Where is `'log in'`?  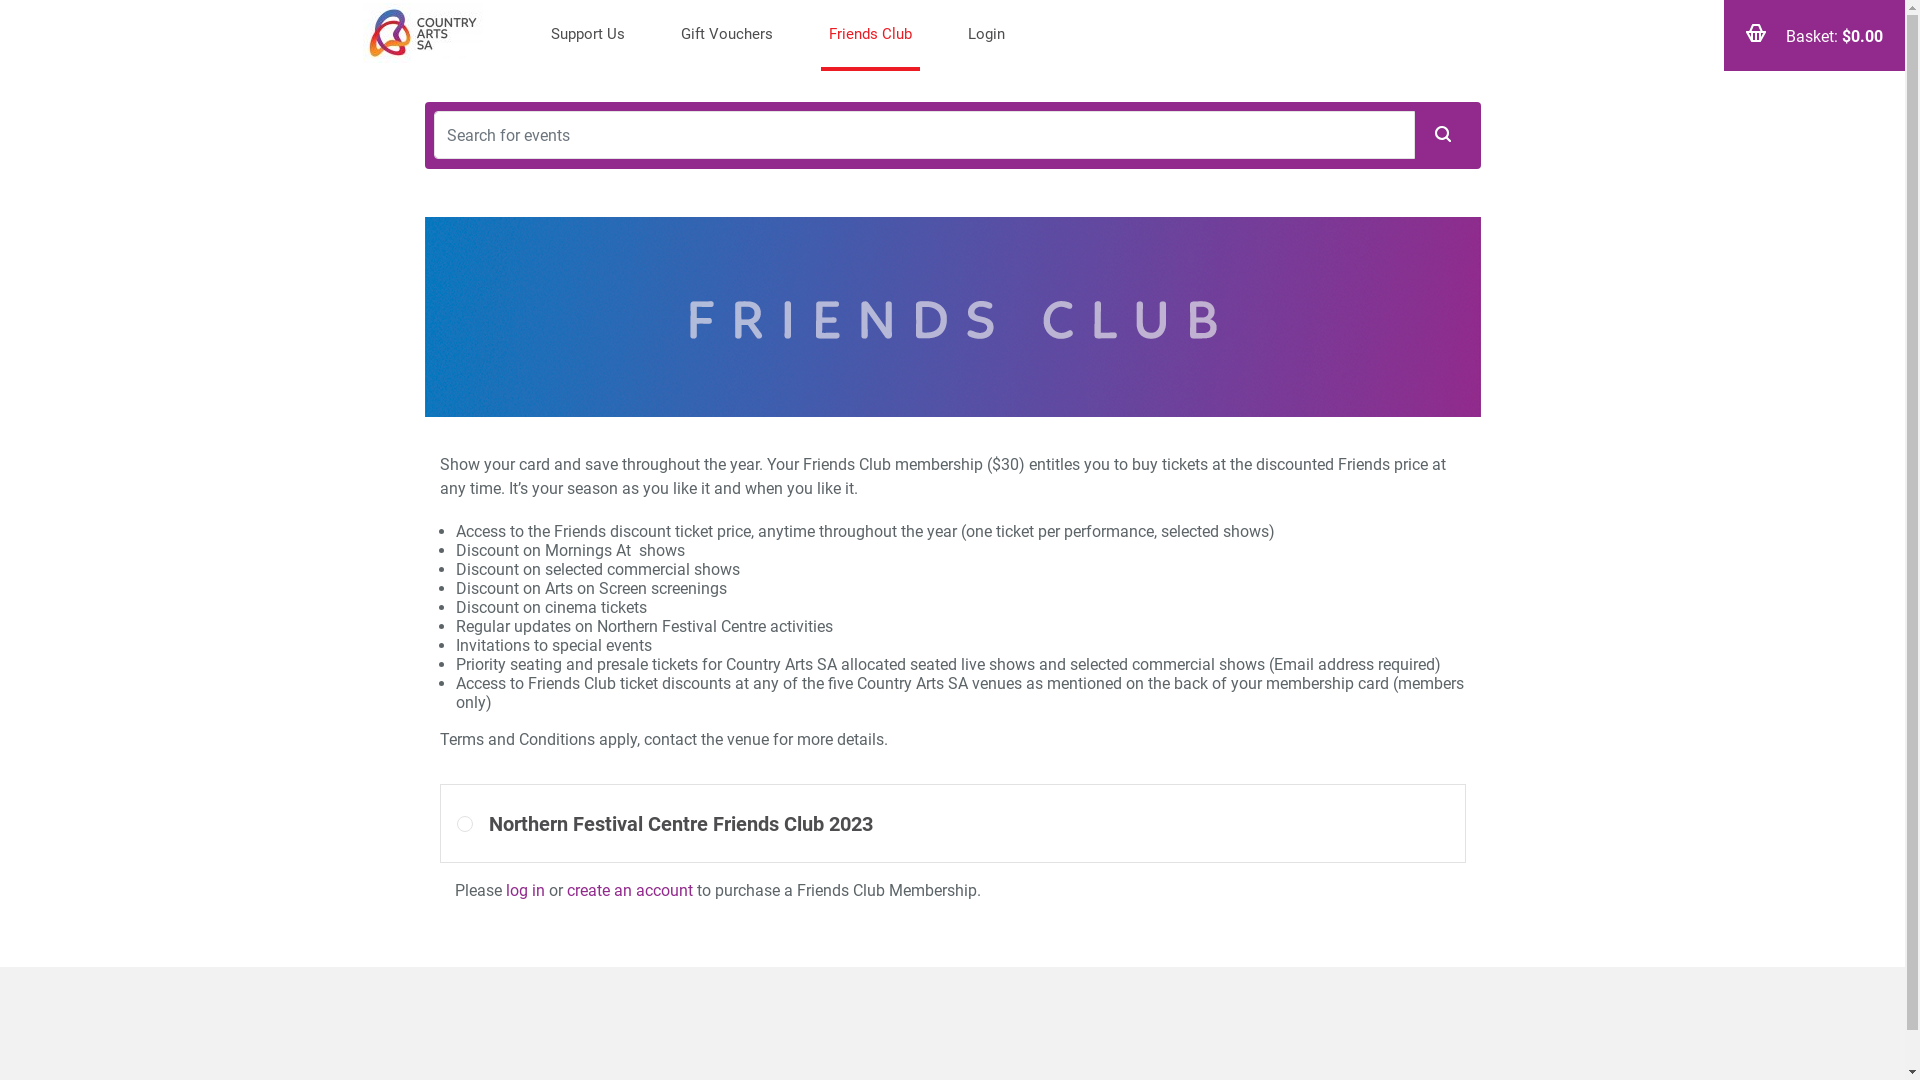 'log in' is located at coordinates (525, 889).